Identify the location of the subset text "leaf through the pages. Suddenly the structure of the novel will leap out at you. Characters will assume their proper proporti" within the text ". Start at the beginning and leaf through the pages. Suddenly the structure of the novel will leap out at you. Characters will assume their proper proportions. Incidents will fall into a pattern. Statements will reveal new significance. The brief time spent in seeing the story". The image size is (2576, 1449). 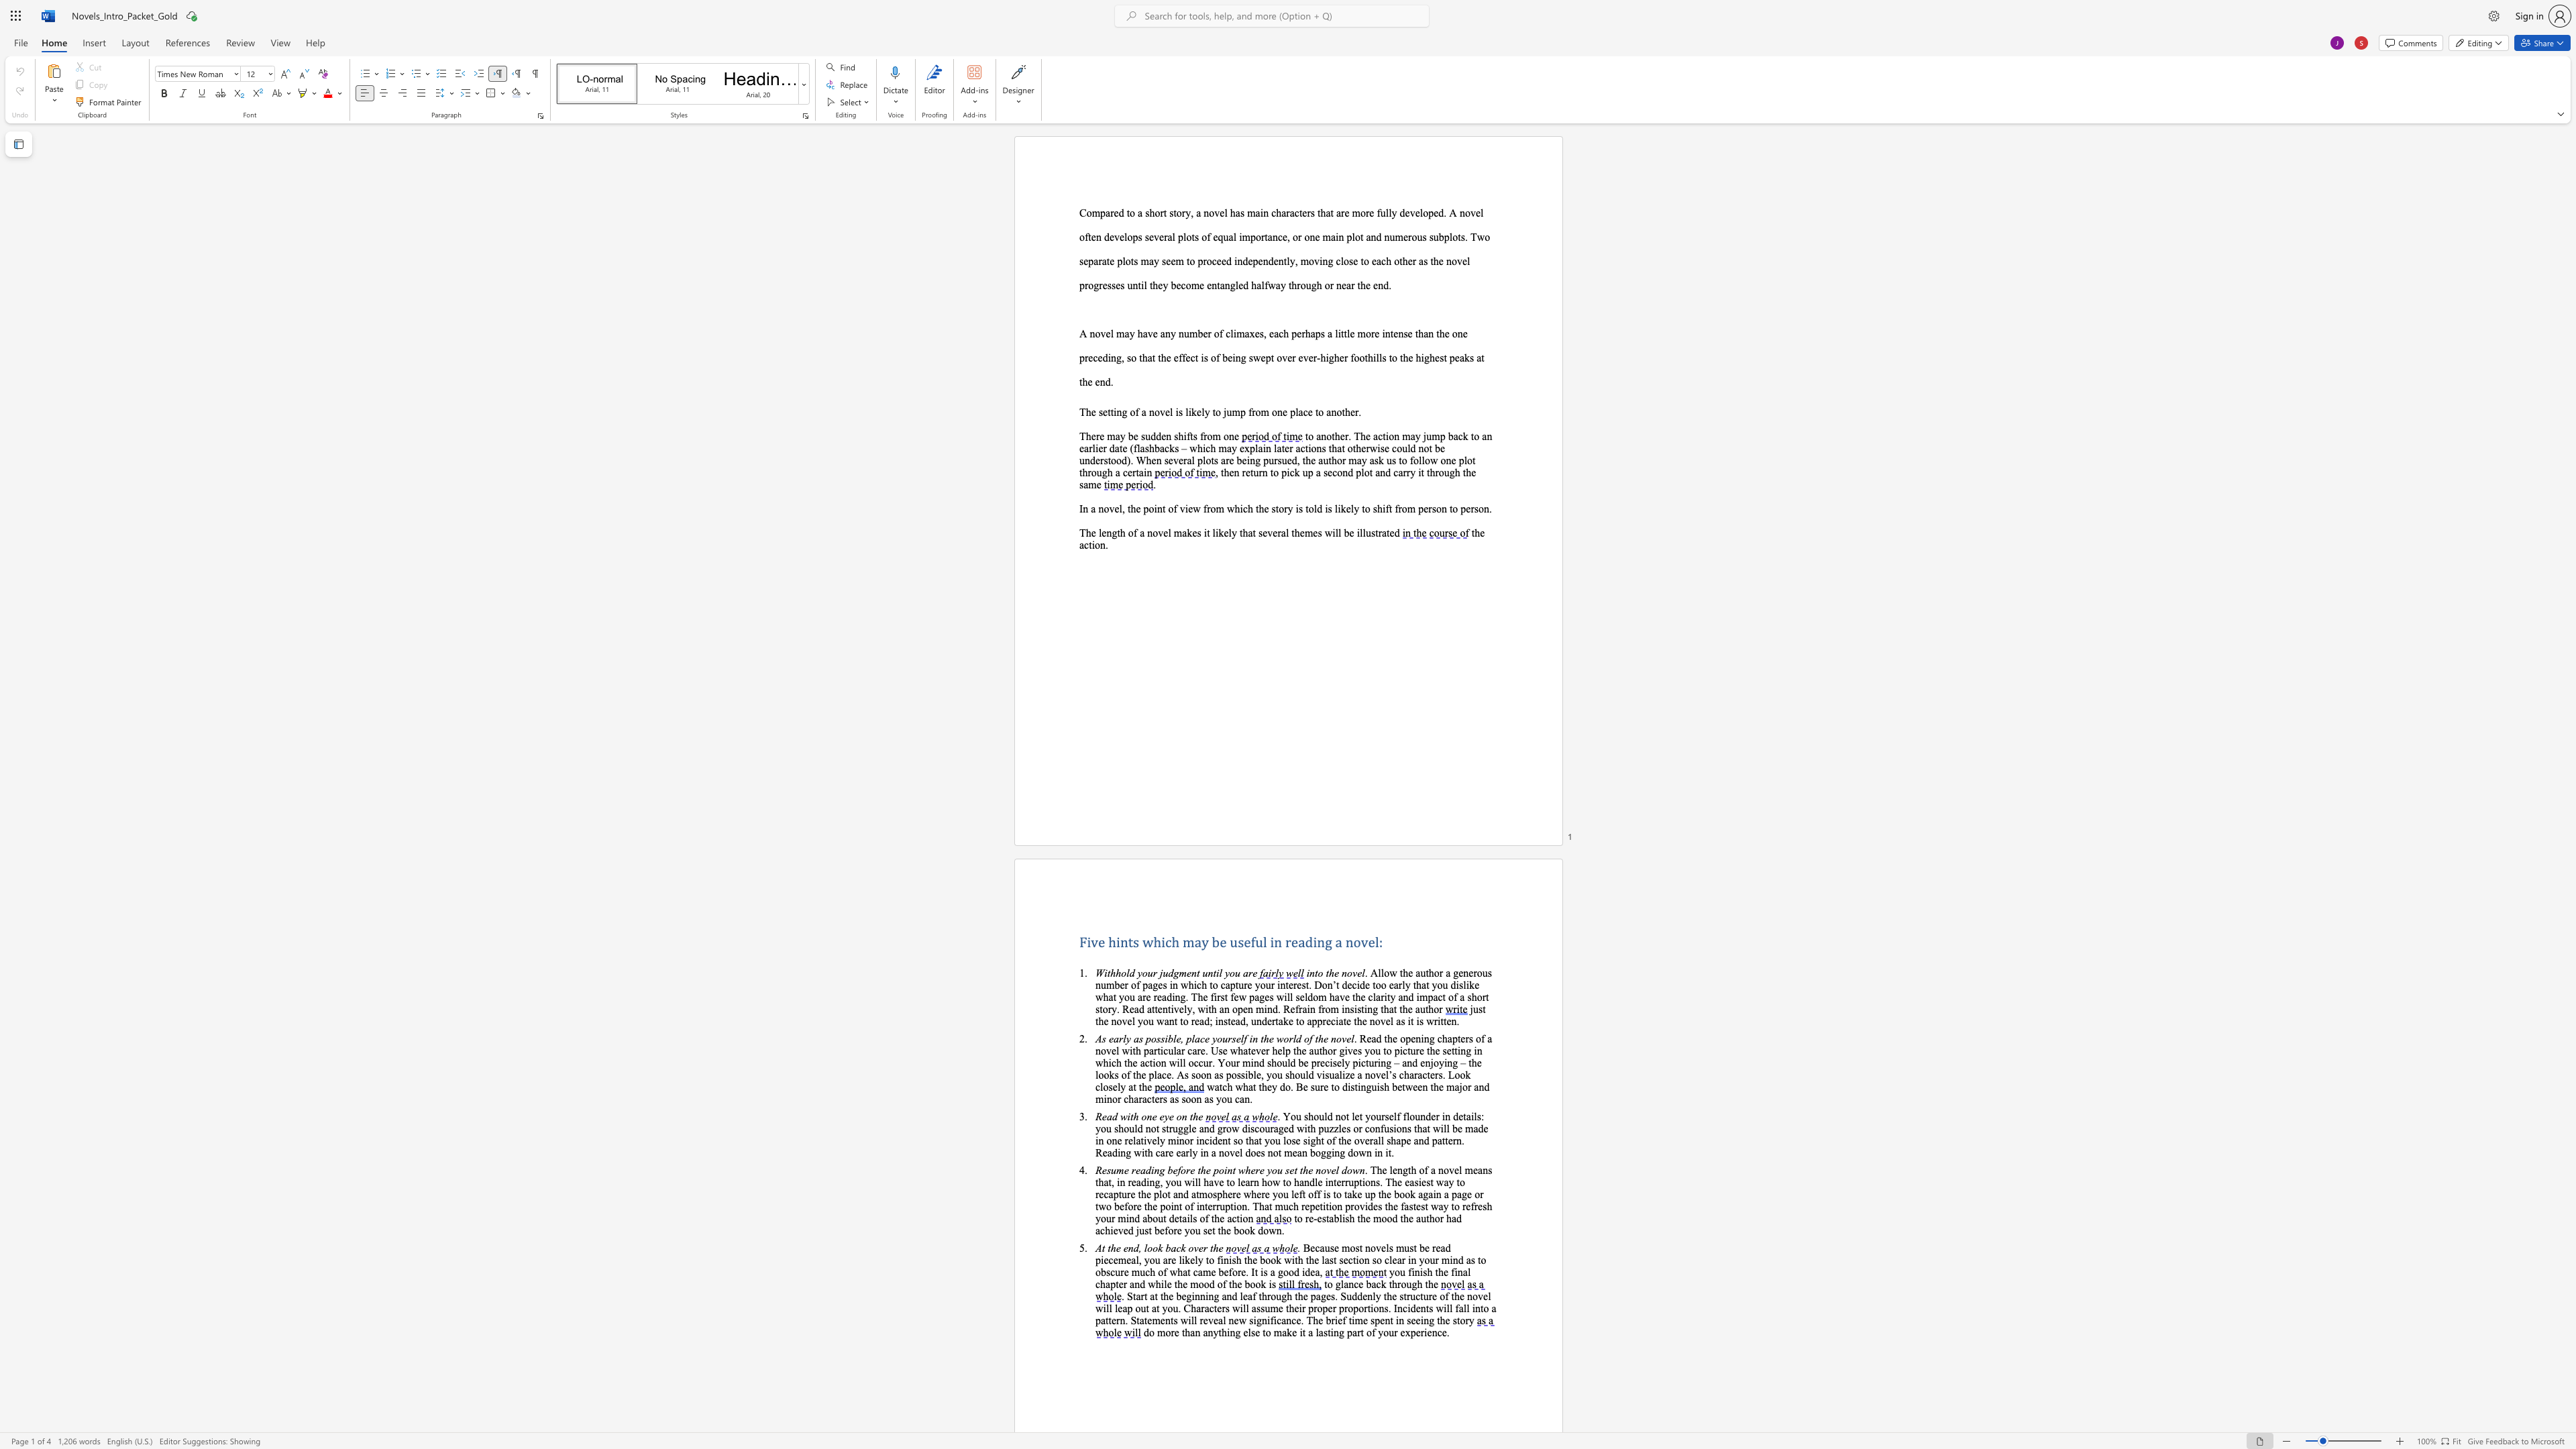
(1238, 1295).